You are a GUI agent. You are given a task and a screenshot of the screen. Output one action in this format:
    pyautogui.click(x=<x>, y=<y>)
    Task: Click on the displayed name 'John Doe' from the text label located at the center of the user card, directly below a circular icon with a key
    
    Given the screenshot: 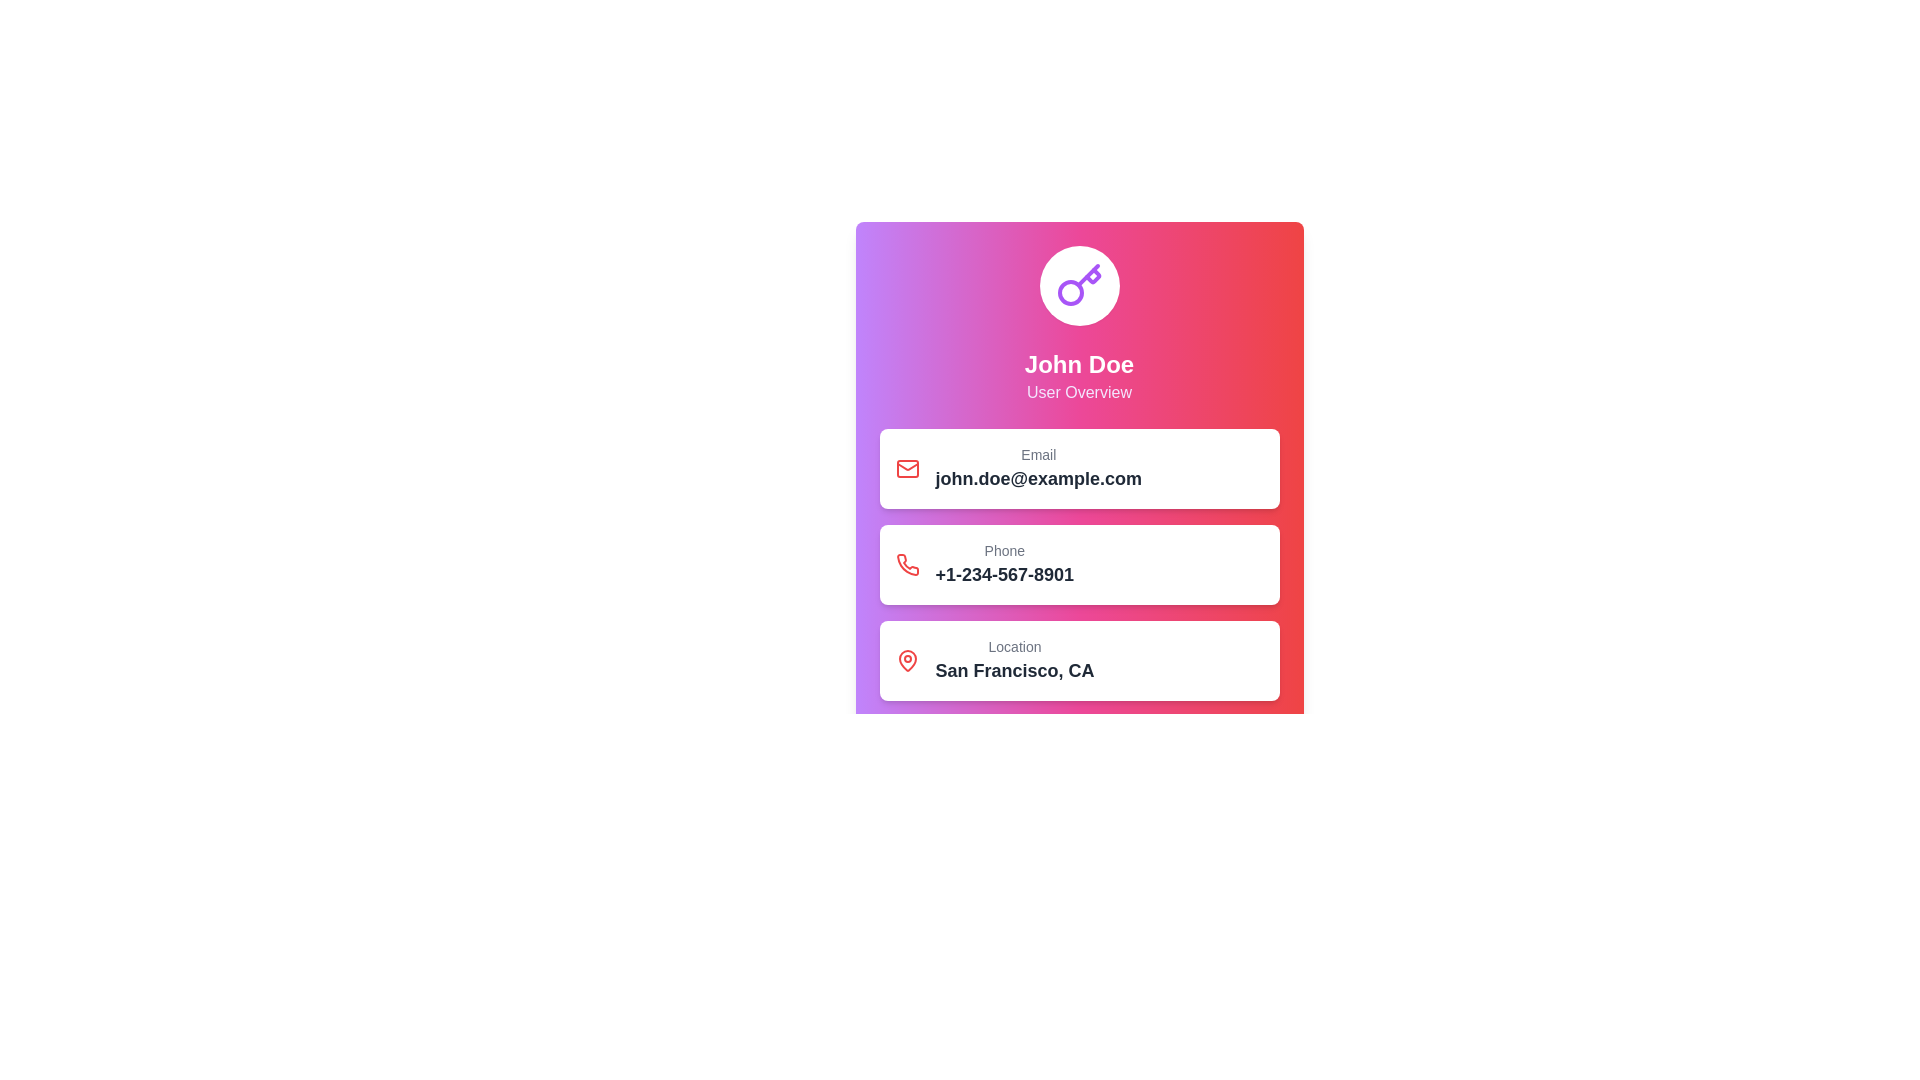 What is the action you would take?
    pyautogui.click(x=1078, y=365)
    